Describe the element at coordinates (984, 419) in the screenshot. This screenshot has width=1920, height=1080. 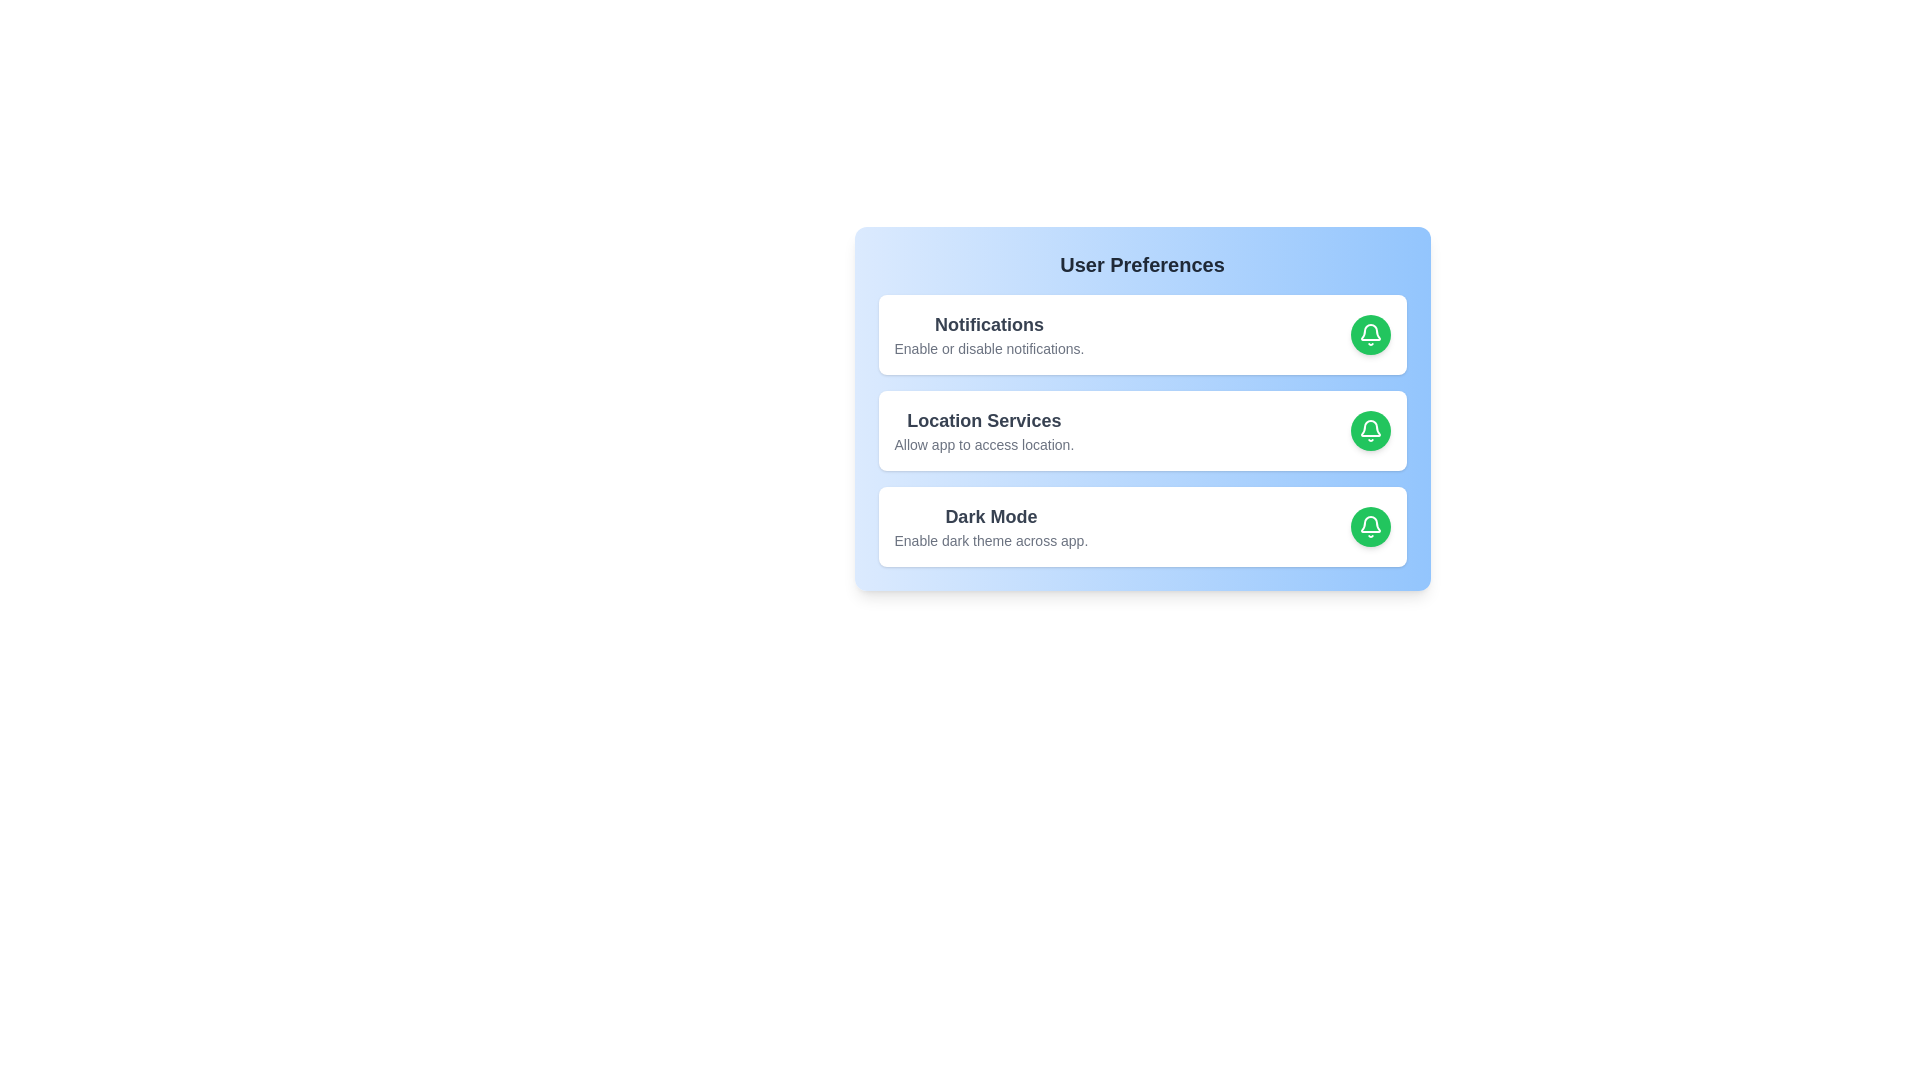
I see `the text of the preference item 'Location Services'` at that location.